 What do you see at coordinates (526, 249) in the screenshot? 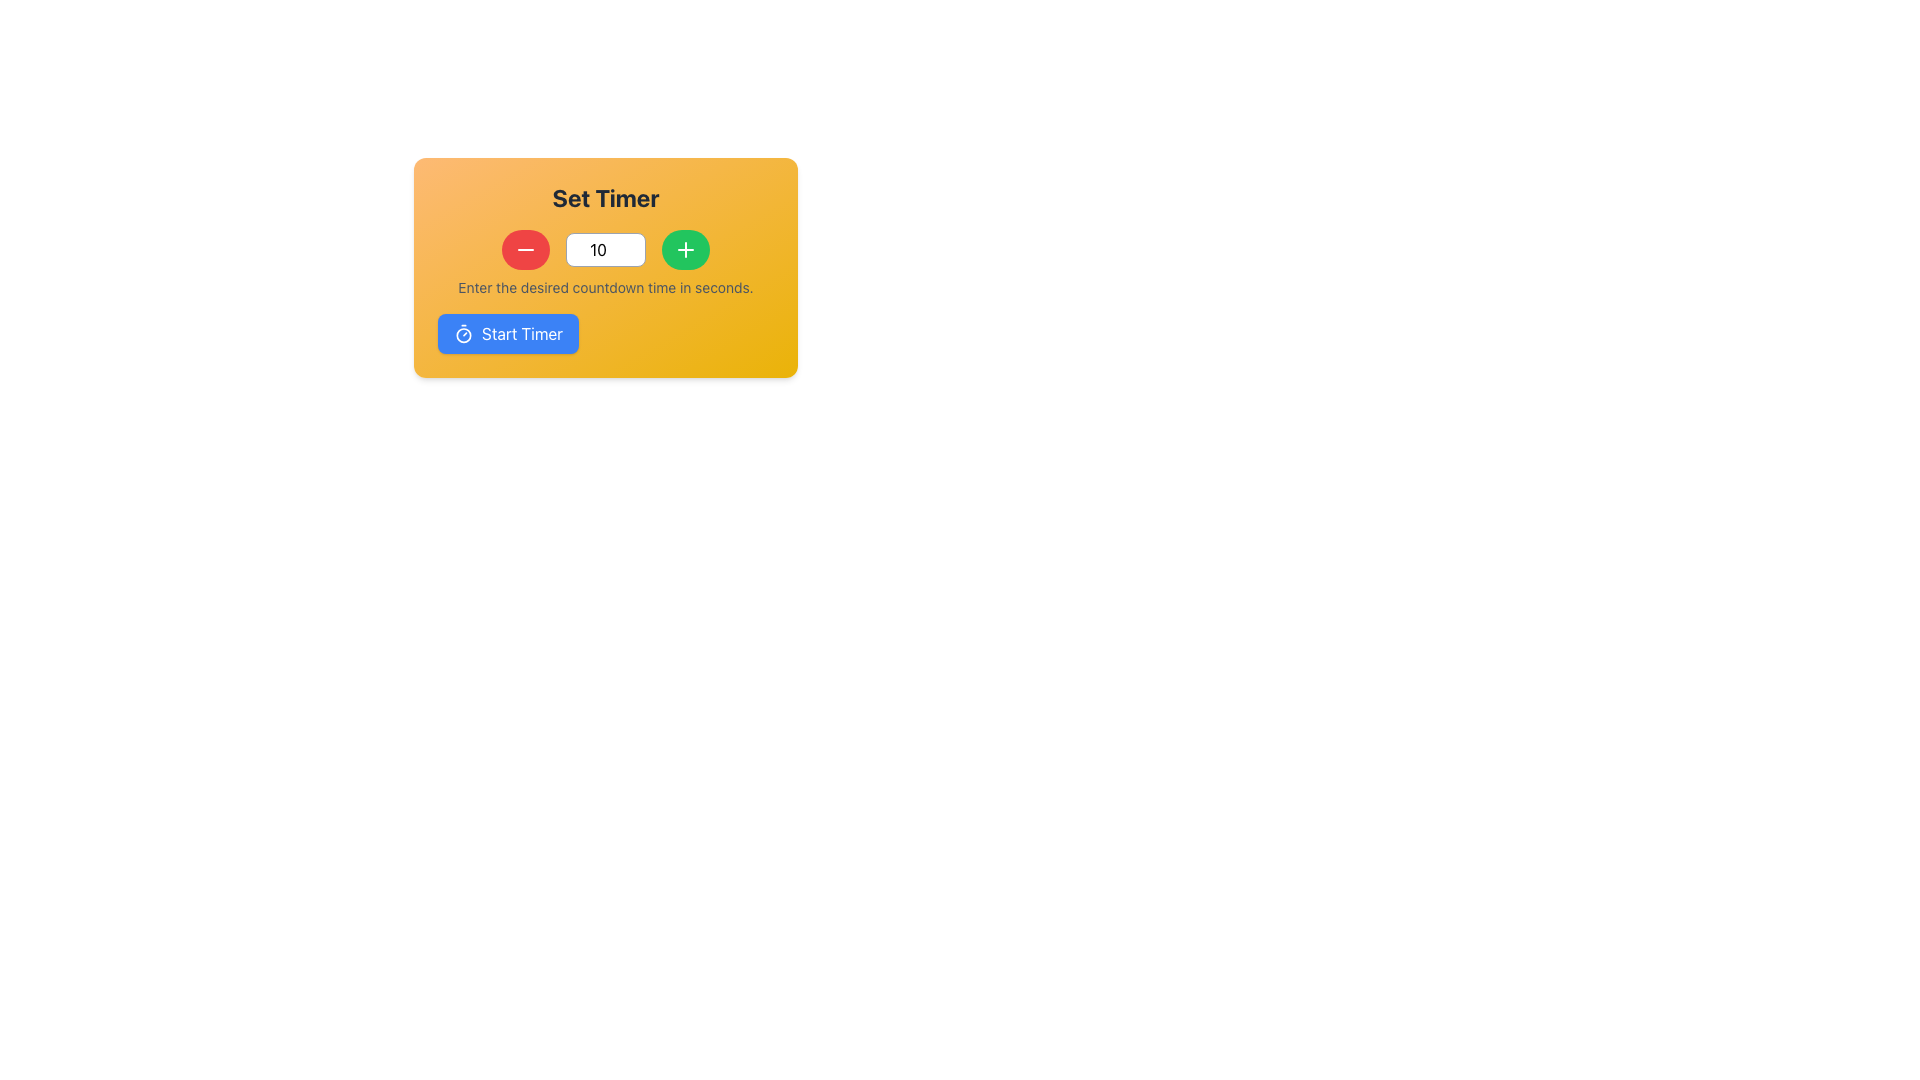
I see `the circular red button with a white minus icon, which is located to the left of the numeric input box in the row of interactive controls` at bounding box center [526, 249].